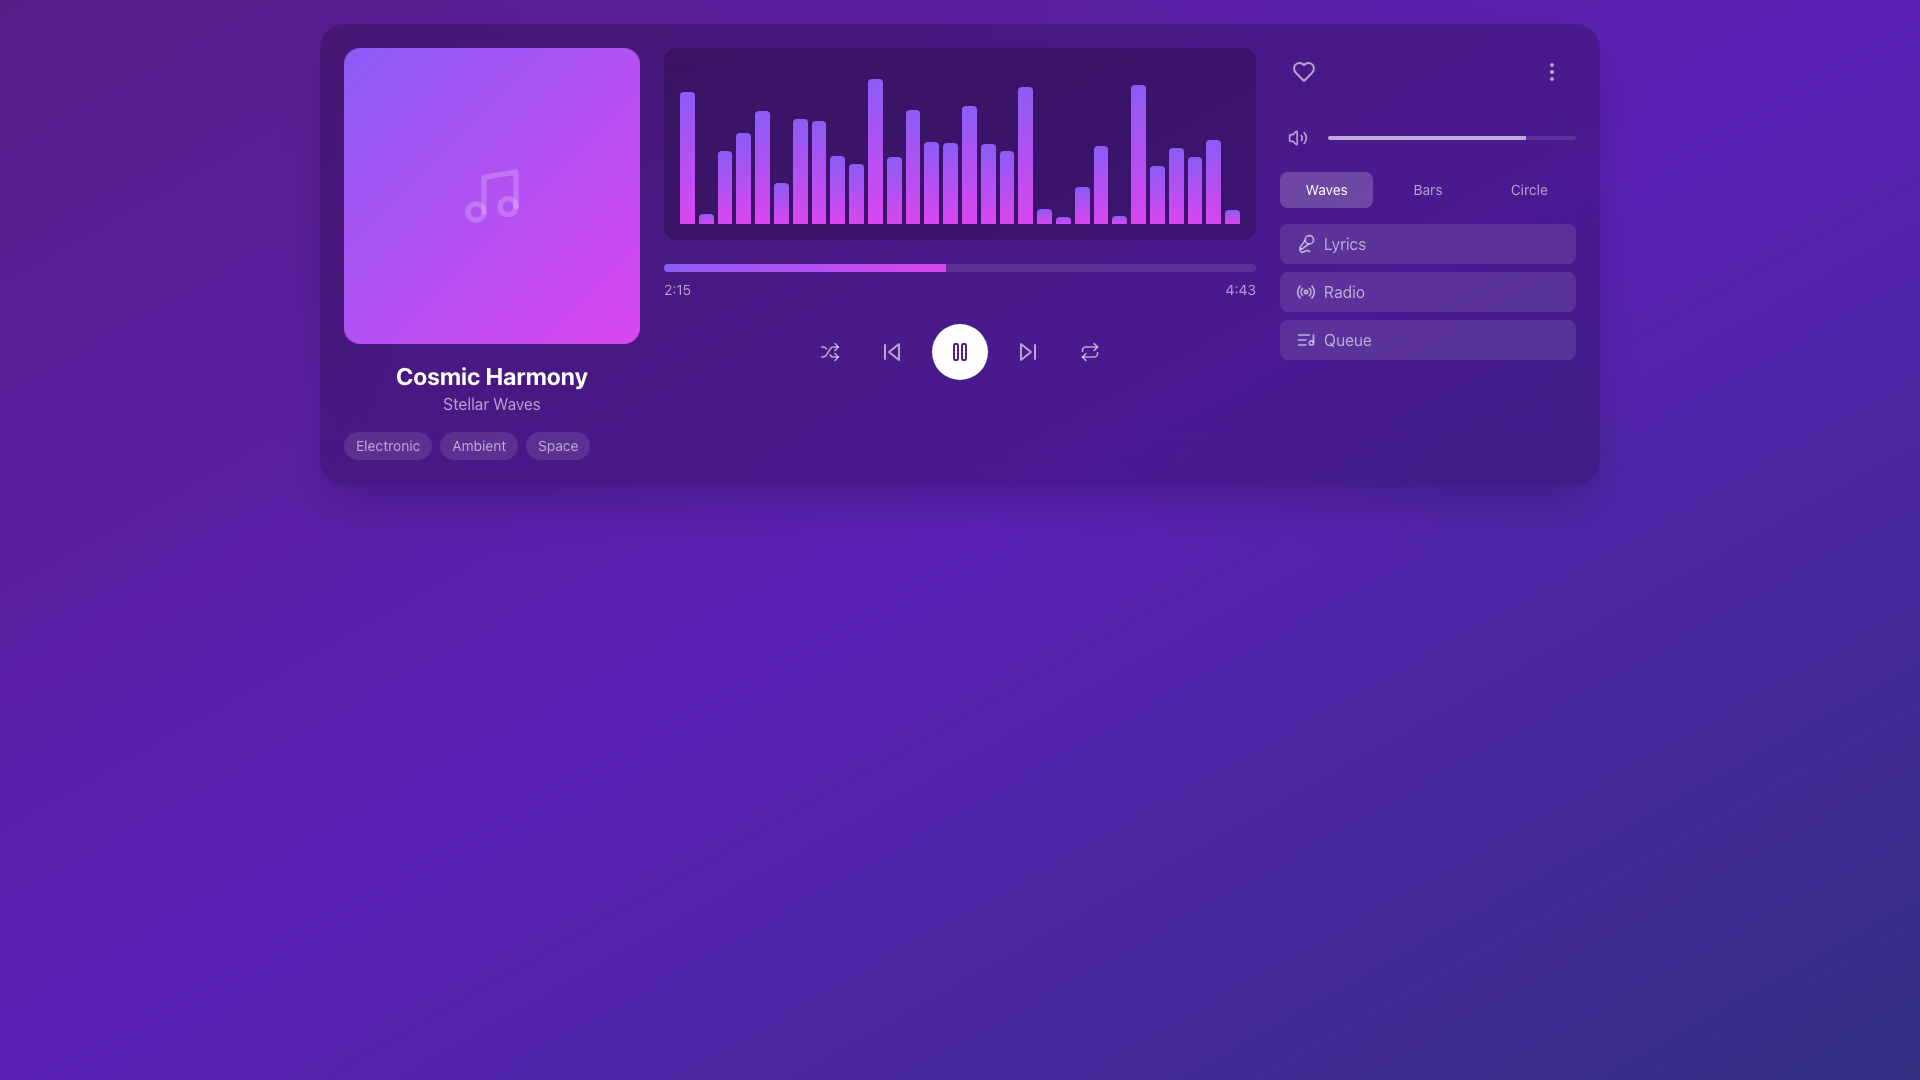 This screenshot has height=1080, width=1920. What do you see at coordinates (1304, 71) in the screenshot?
I see `the like or favorite button located in the top-right section of the interface, above the playback controls, to initiate hover effects` at bounding box center [1304, 71].